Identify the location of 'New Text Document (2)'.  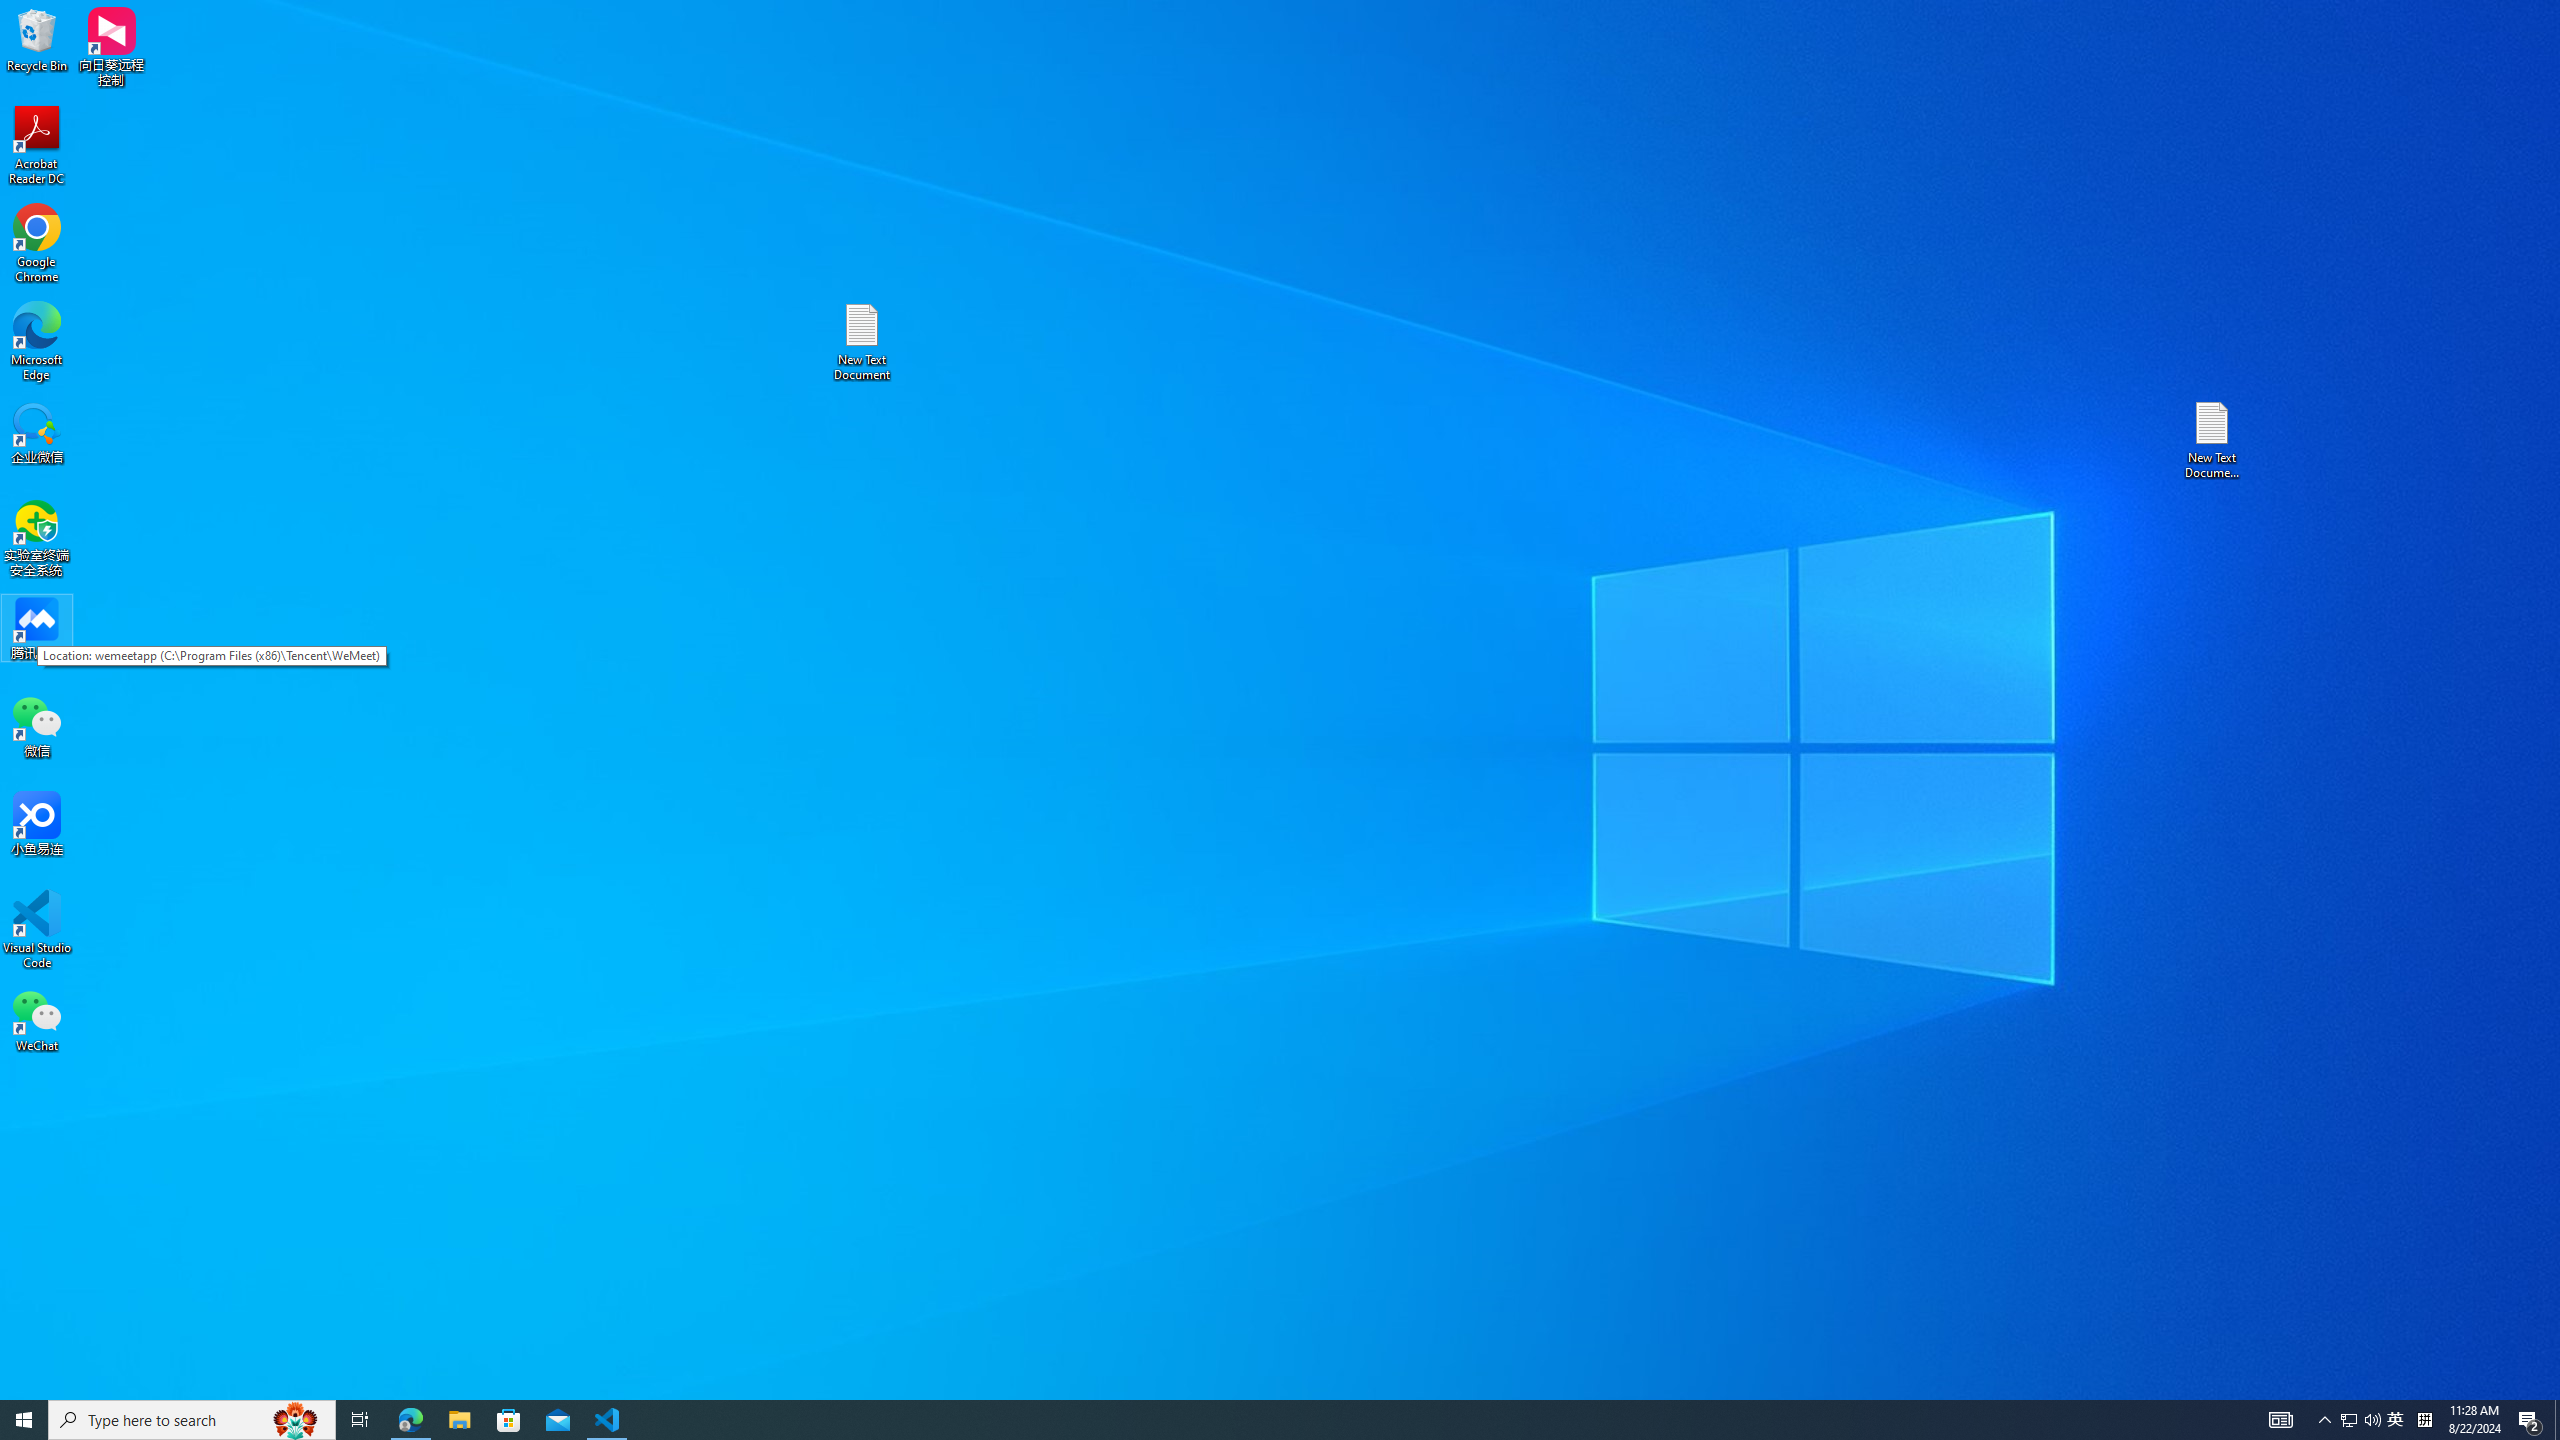
(2213, 438).